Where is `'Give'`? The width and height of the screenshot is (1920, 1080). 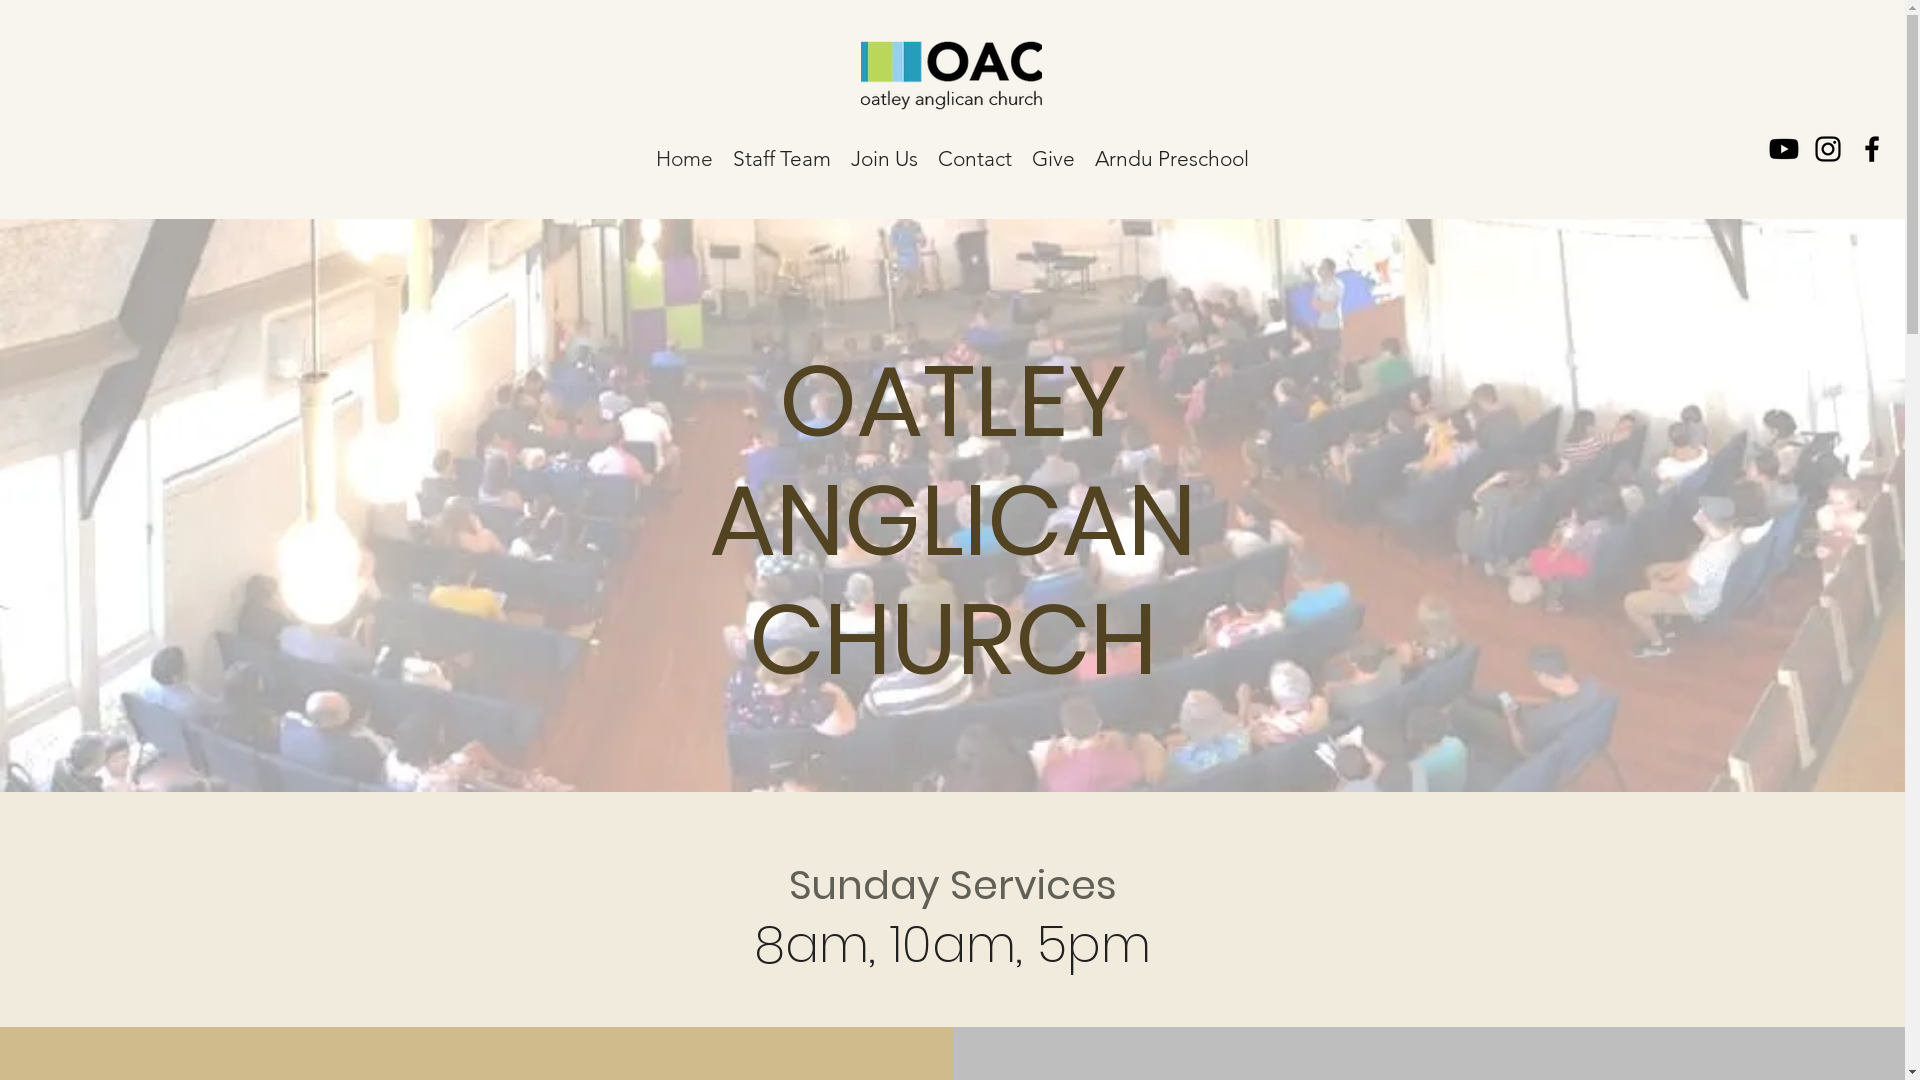
'Give' is located at coordinates (1052, 153).